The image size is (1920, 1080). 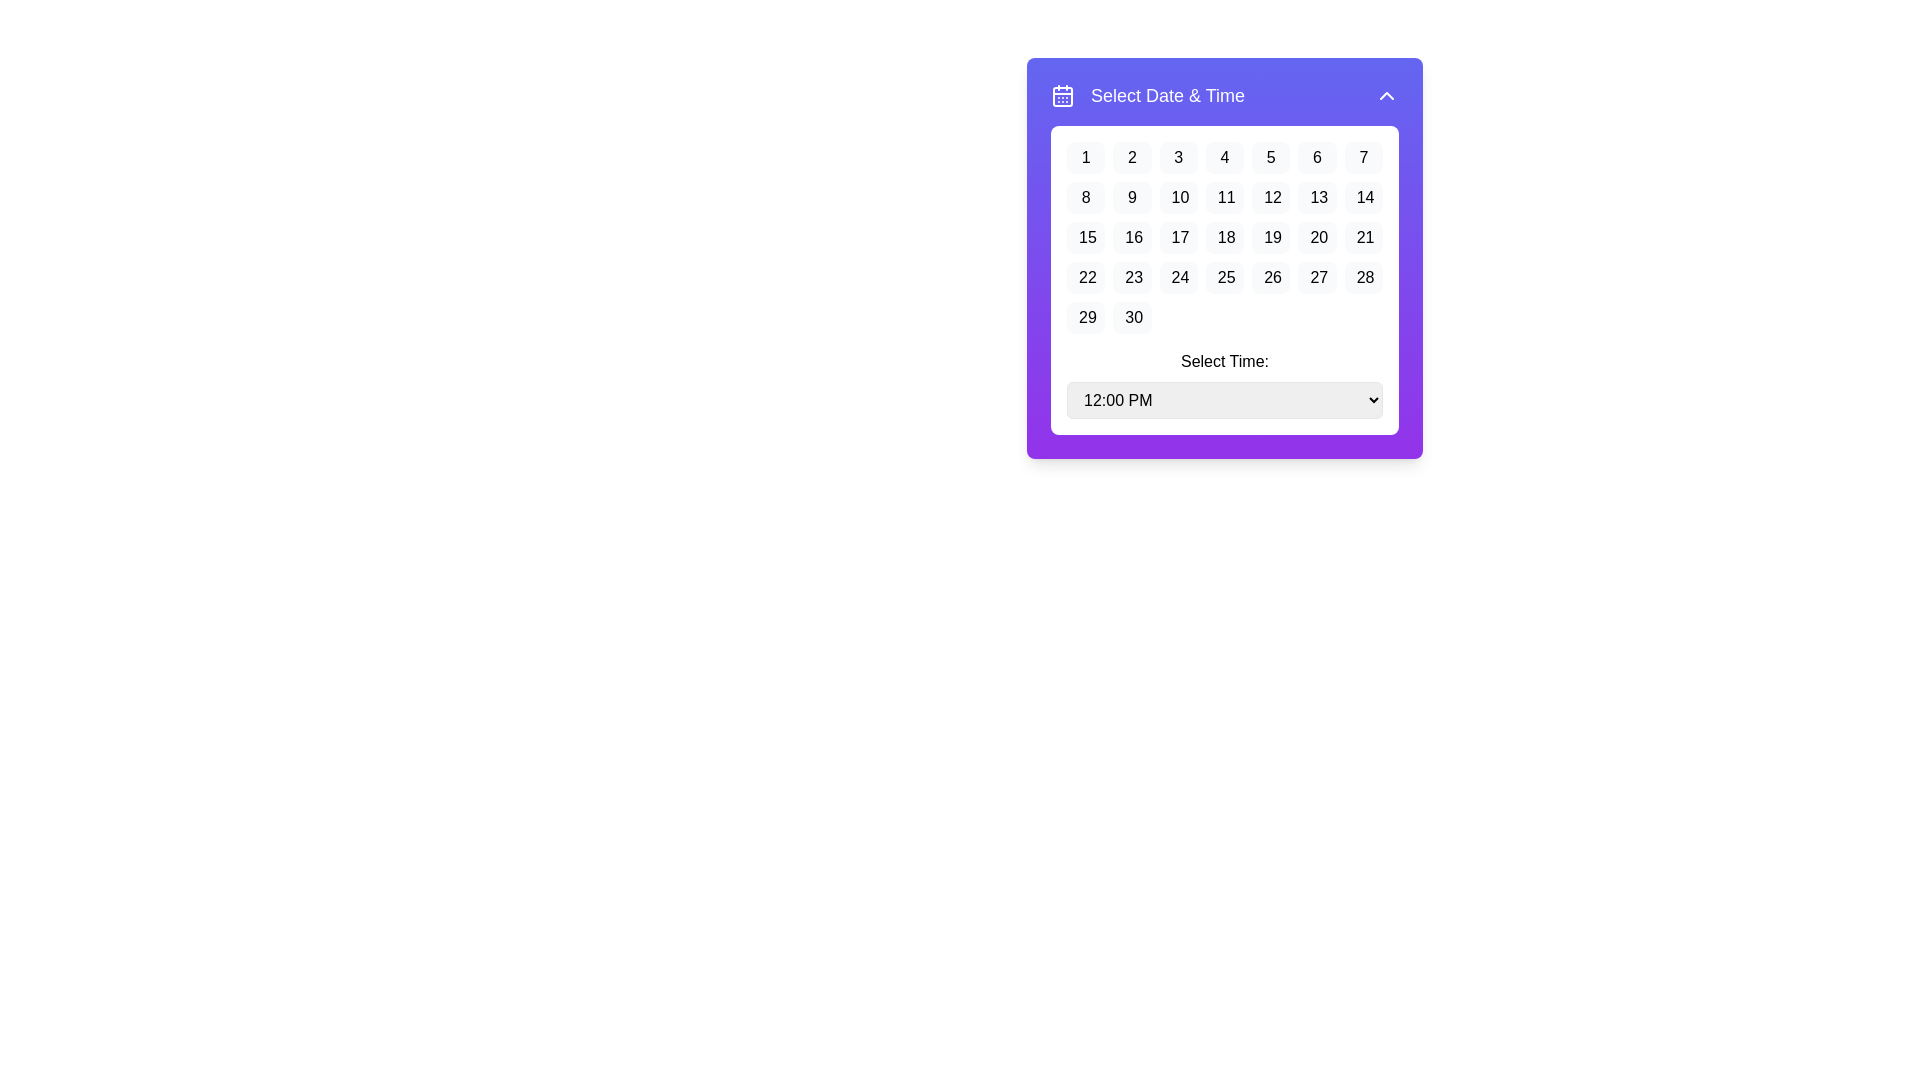 What do you see at coordinates (1132, 316) in the screenshot?
I see `the button labeled '30' with rounded corners` at bounding box center [1132, 316].